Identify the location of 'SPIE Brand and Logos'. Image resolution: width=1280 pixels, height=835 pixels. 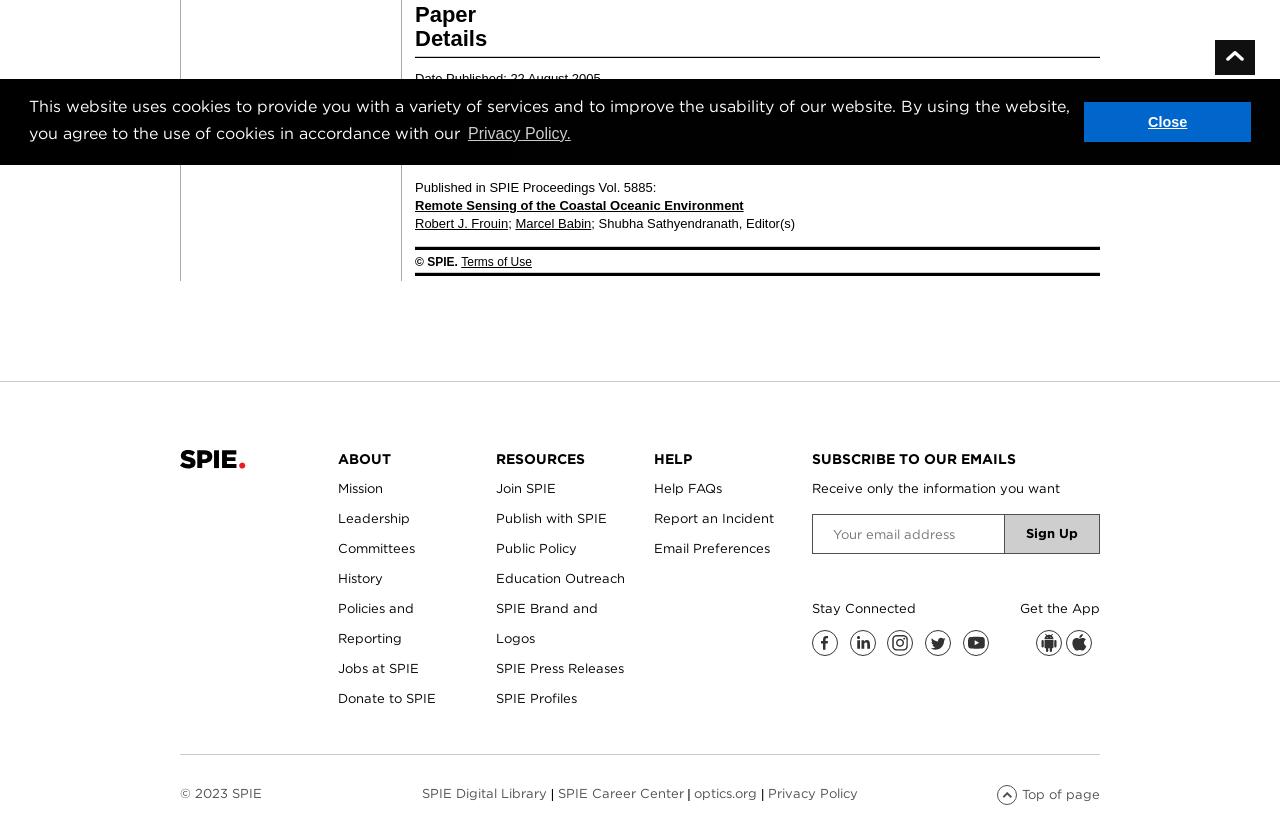
(496, 622).